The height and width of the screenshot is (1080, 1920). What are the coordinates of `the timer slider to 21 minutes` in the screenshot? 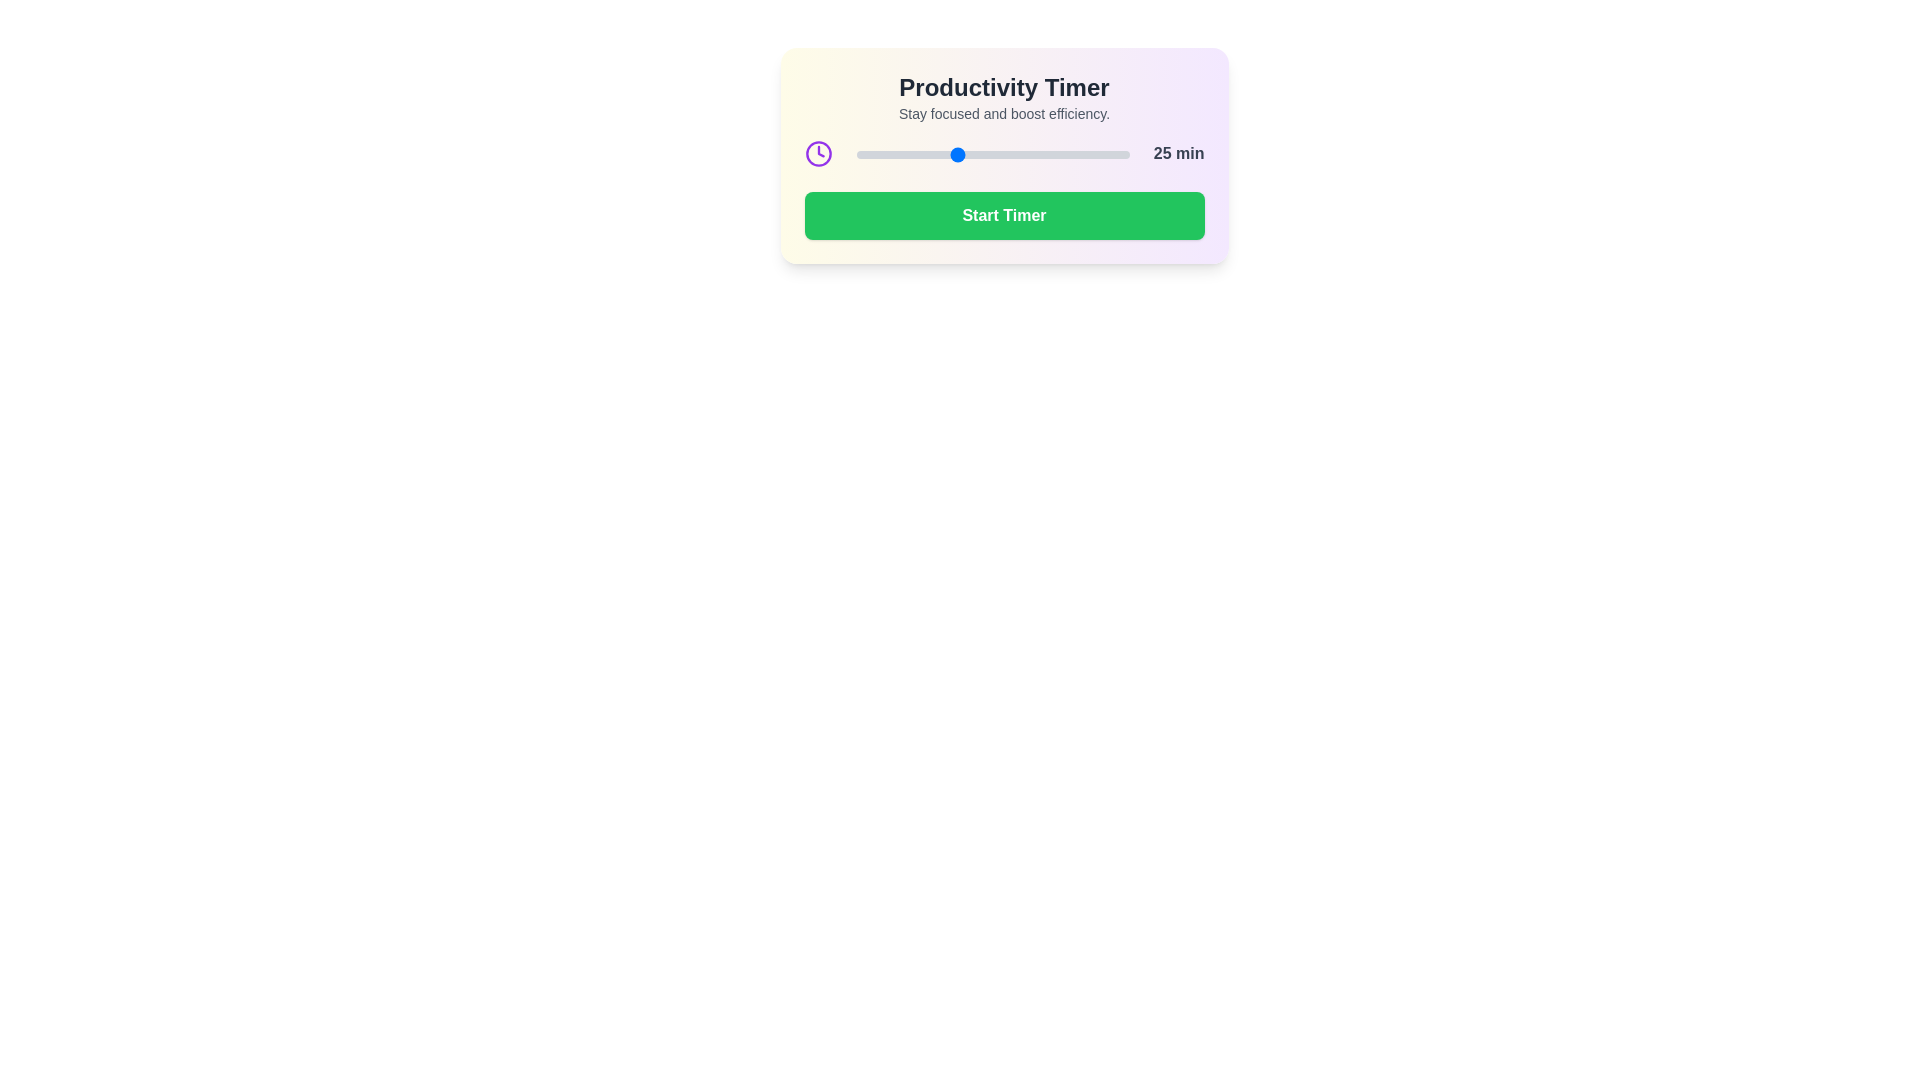 It's located at (935, 153).